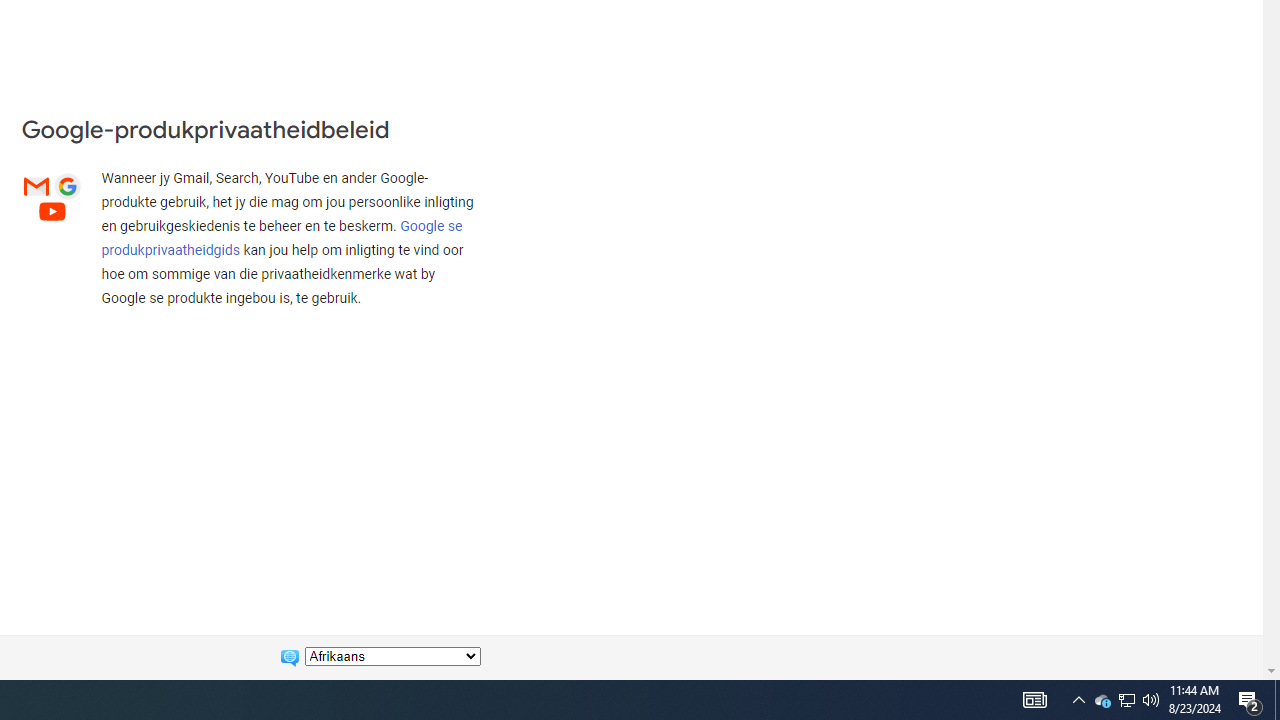 This screenshot has width=1280, height=720. I want to click on 'Verander taal:', so click(392, 656).